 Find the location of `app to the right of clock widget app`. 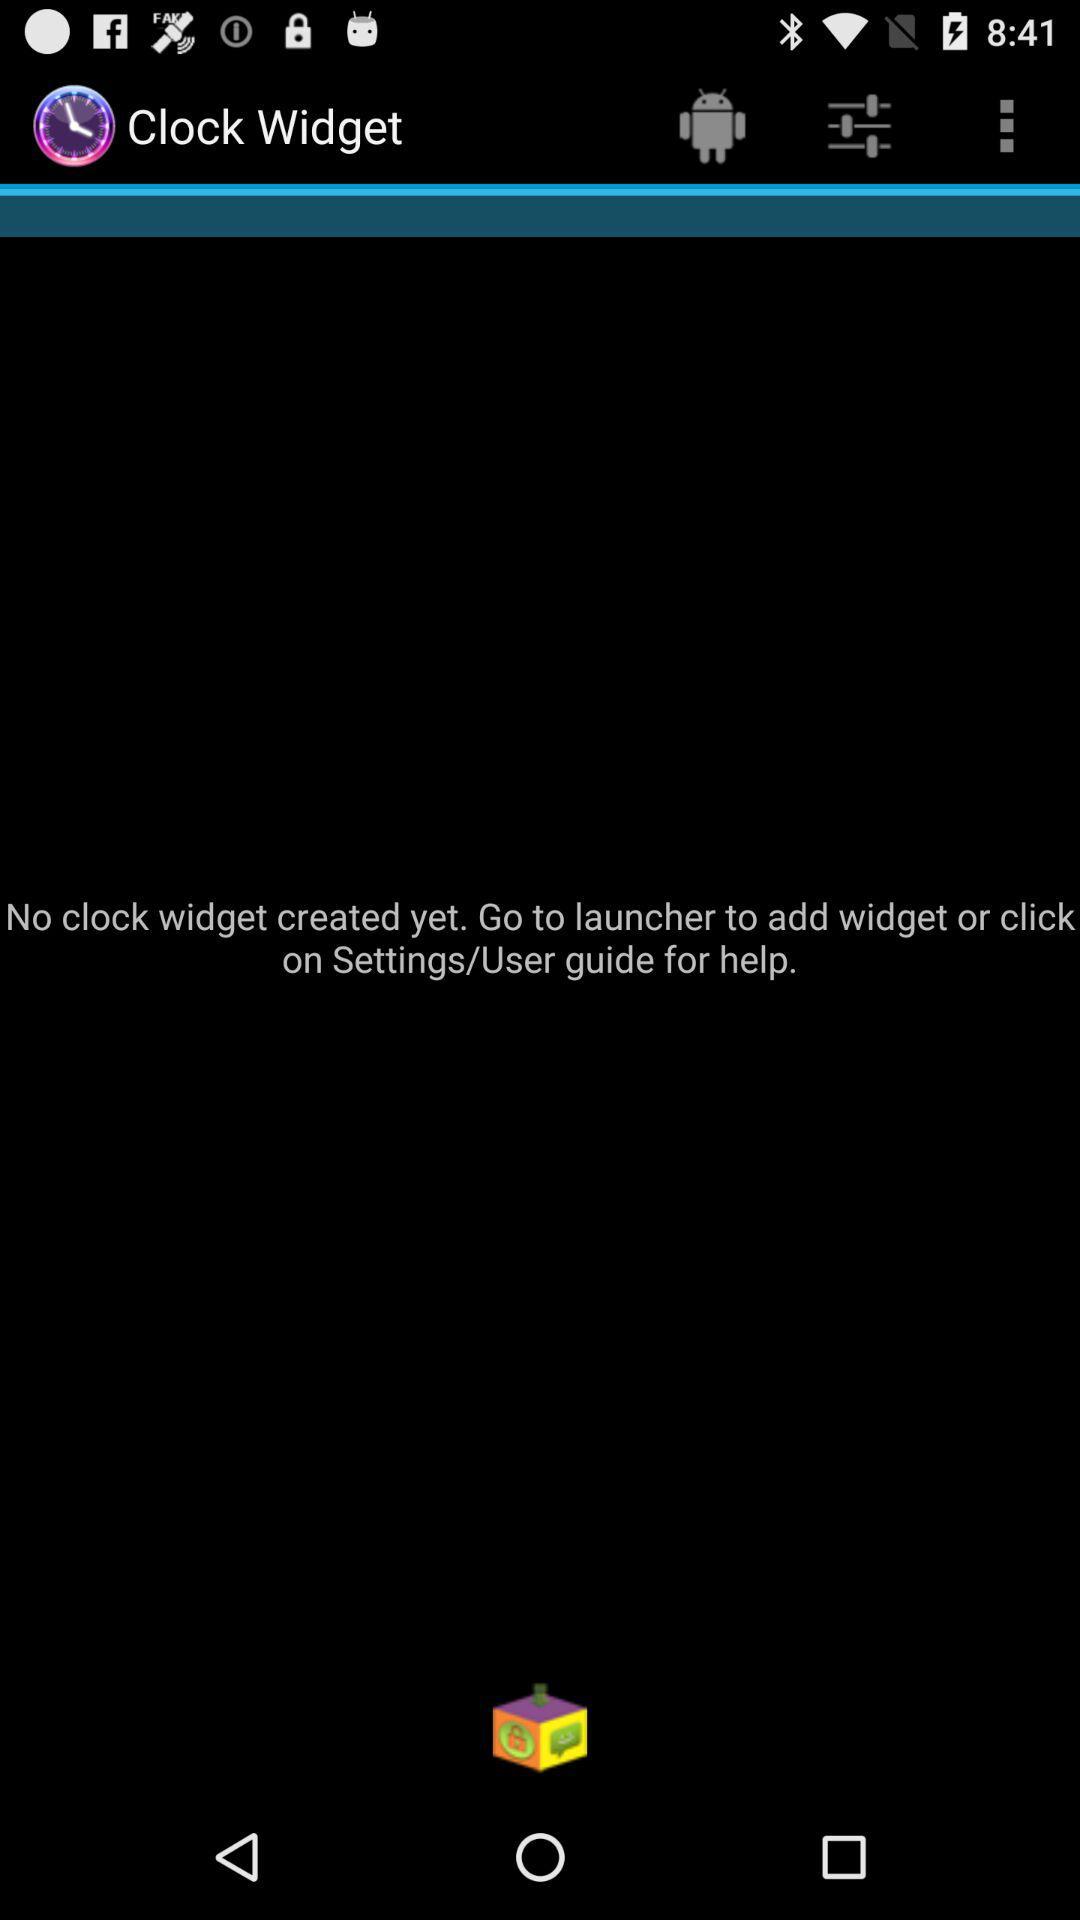

app to the right of clock widget app is located at coordinates (711, 124).